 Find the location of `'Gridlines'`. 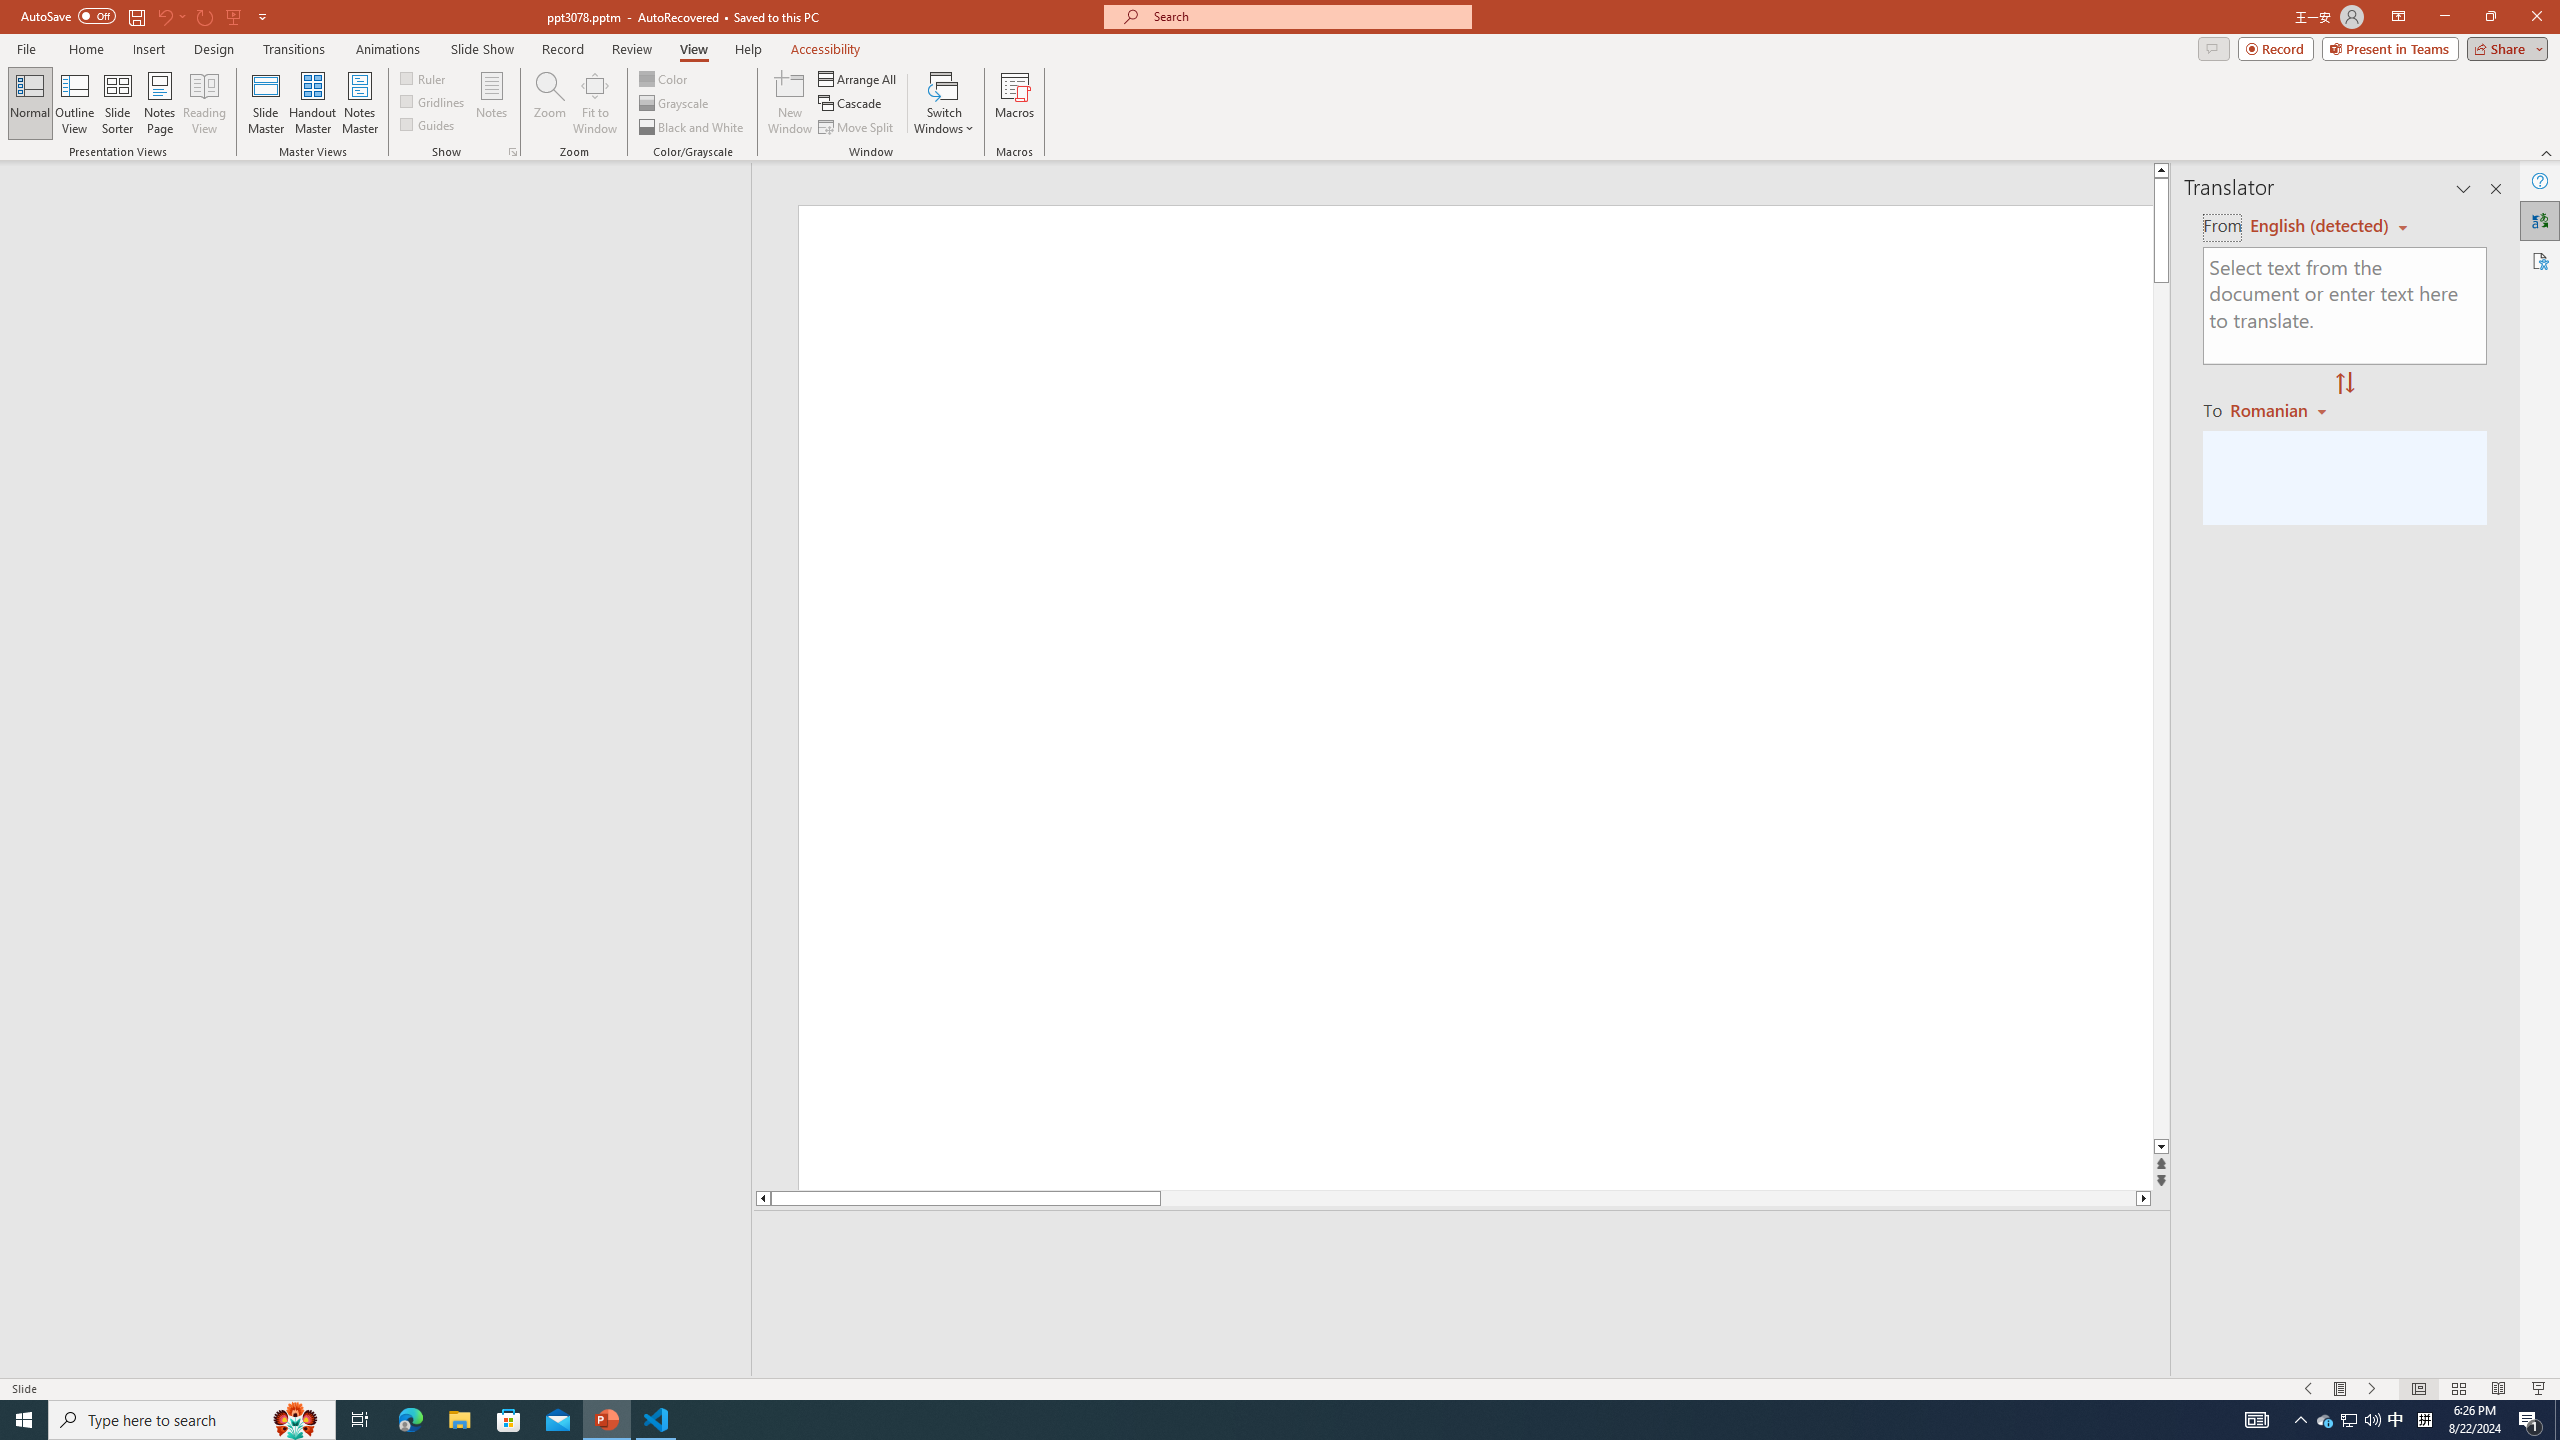

'Gridlines' is located at coordinates (432, 99).